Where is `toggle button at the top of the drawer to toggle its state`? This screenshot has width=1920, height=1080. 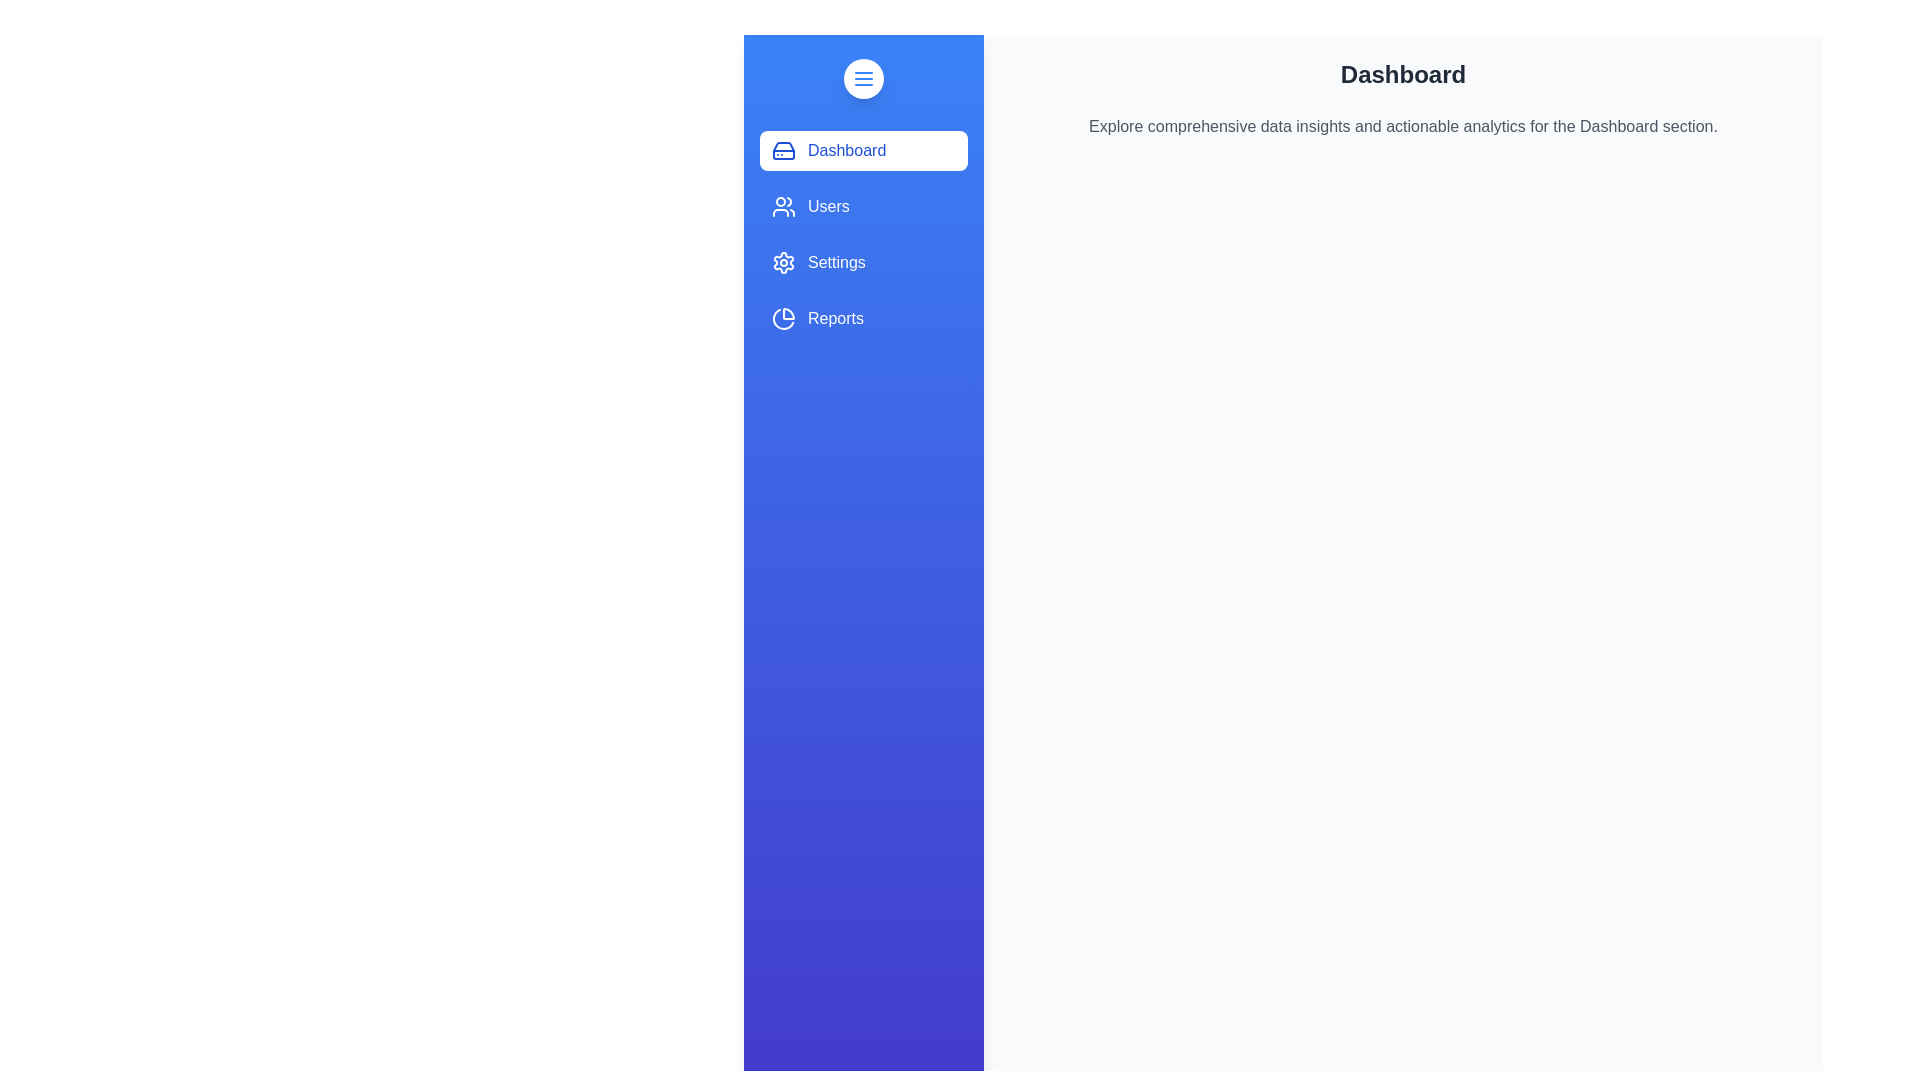
toggle button at the top of the drawer to toggle its state is located at coordinates (864, 77).